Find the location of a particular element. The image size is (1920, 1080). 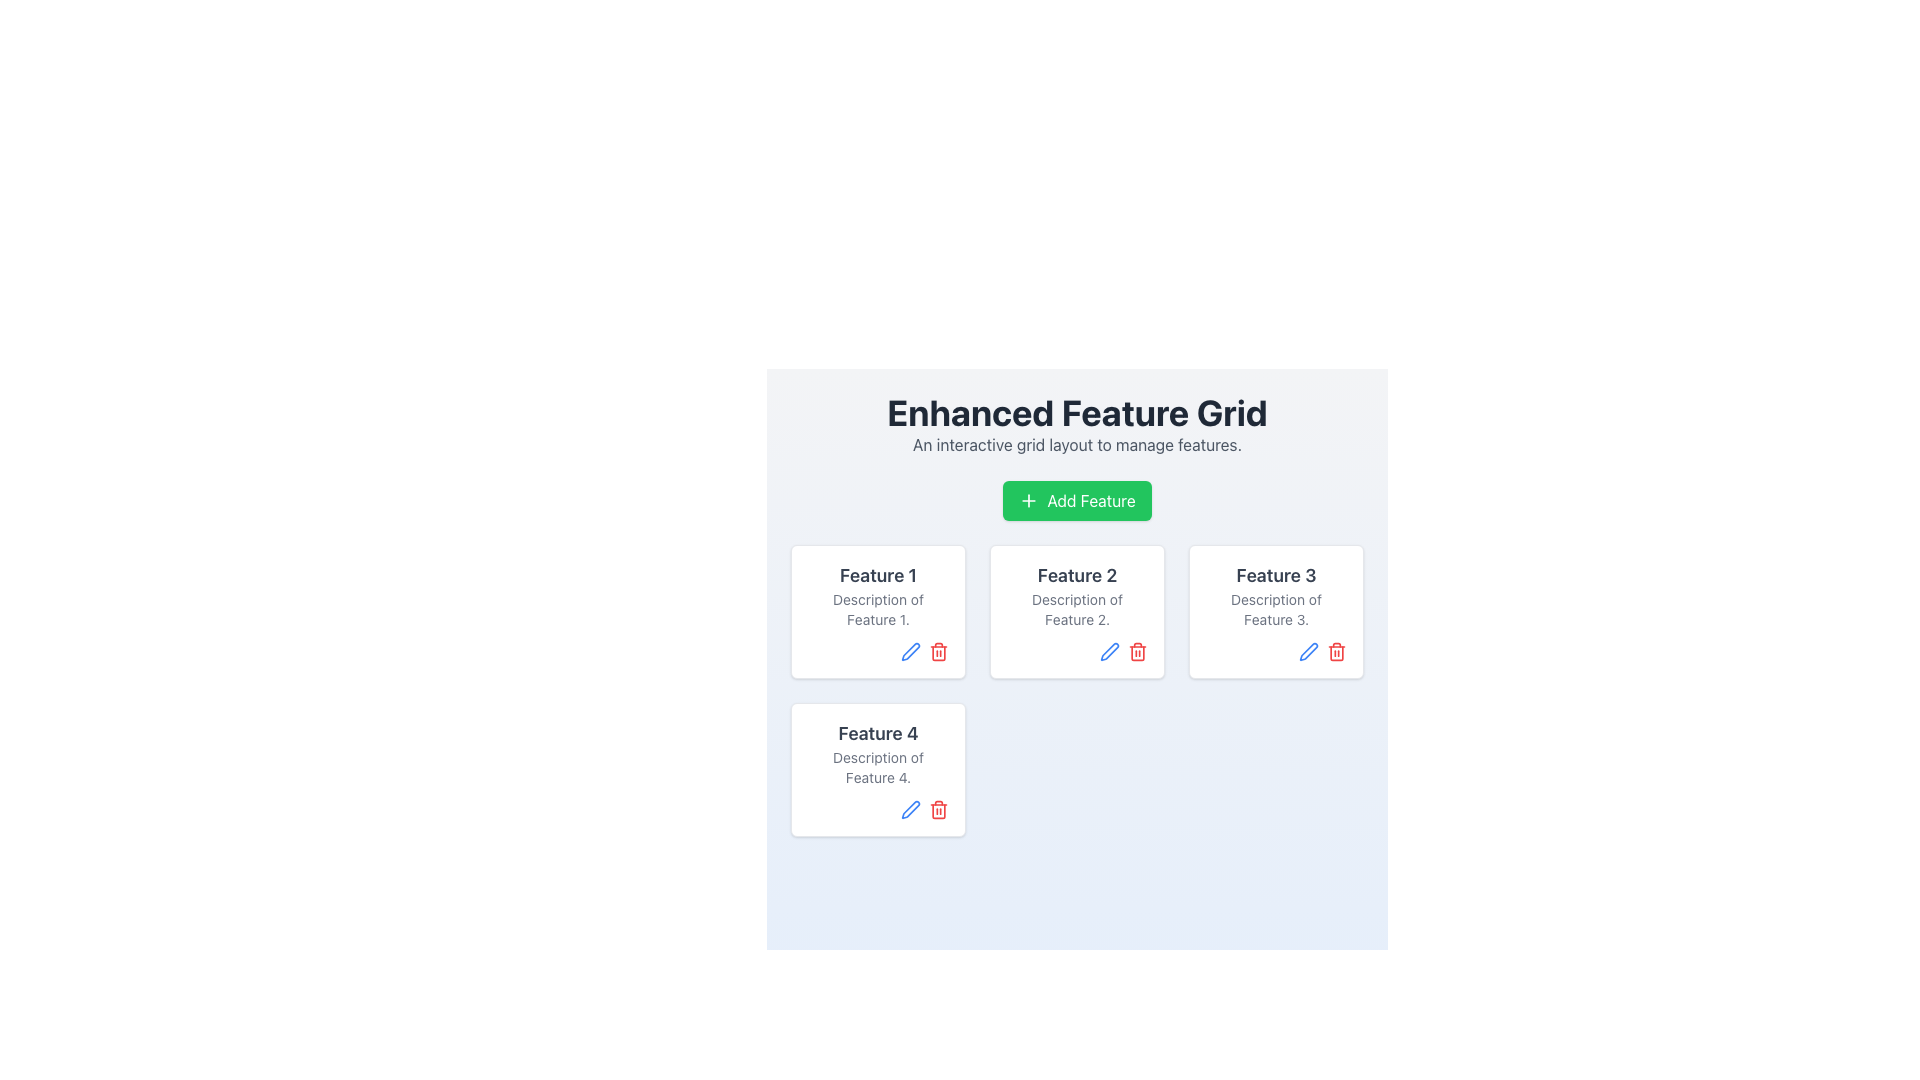

the Card section located in the second row of the grid, directly below the 'Feature 1' card in the first column is located at coordinates (878, 753).